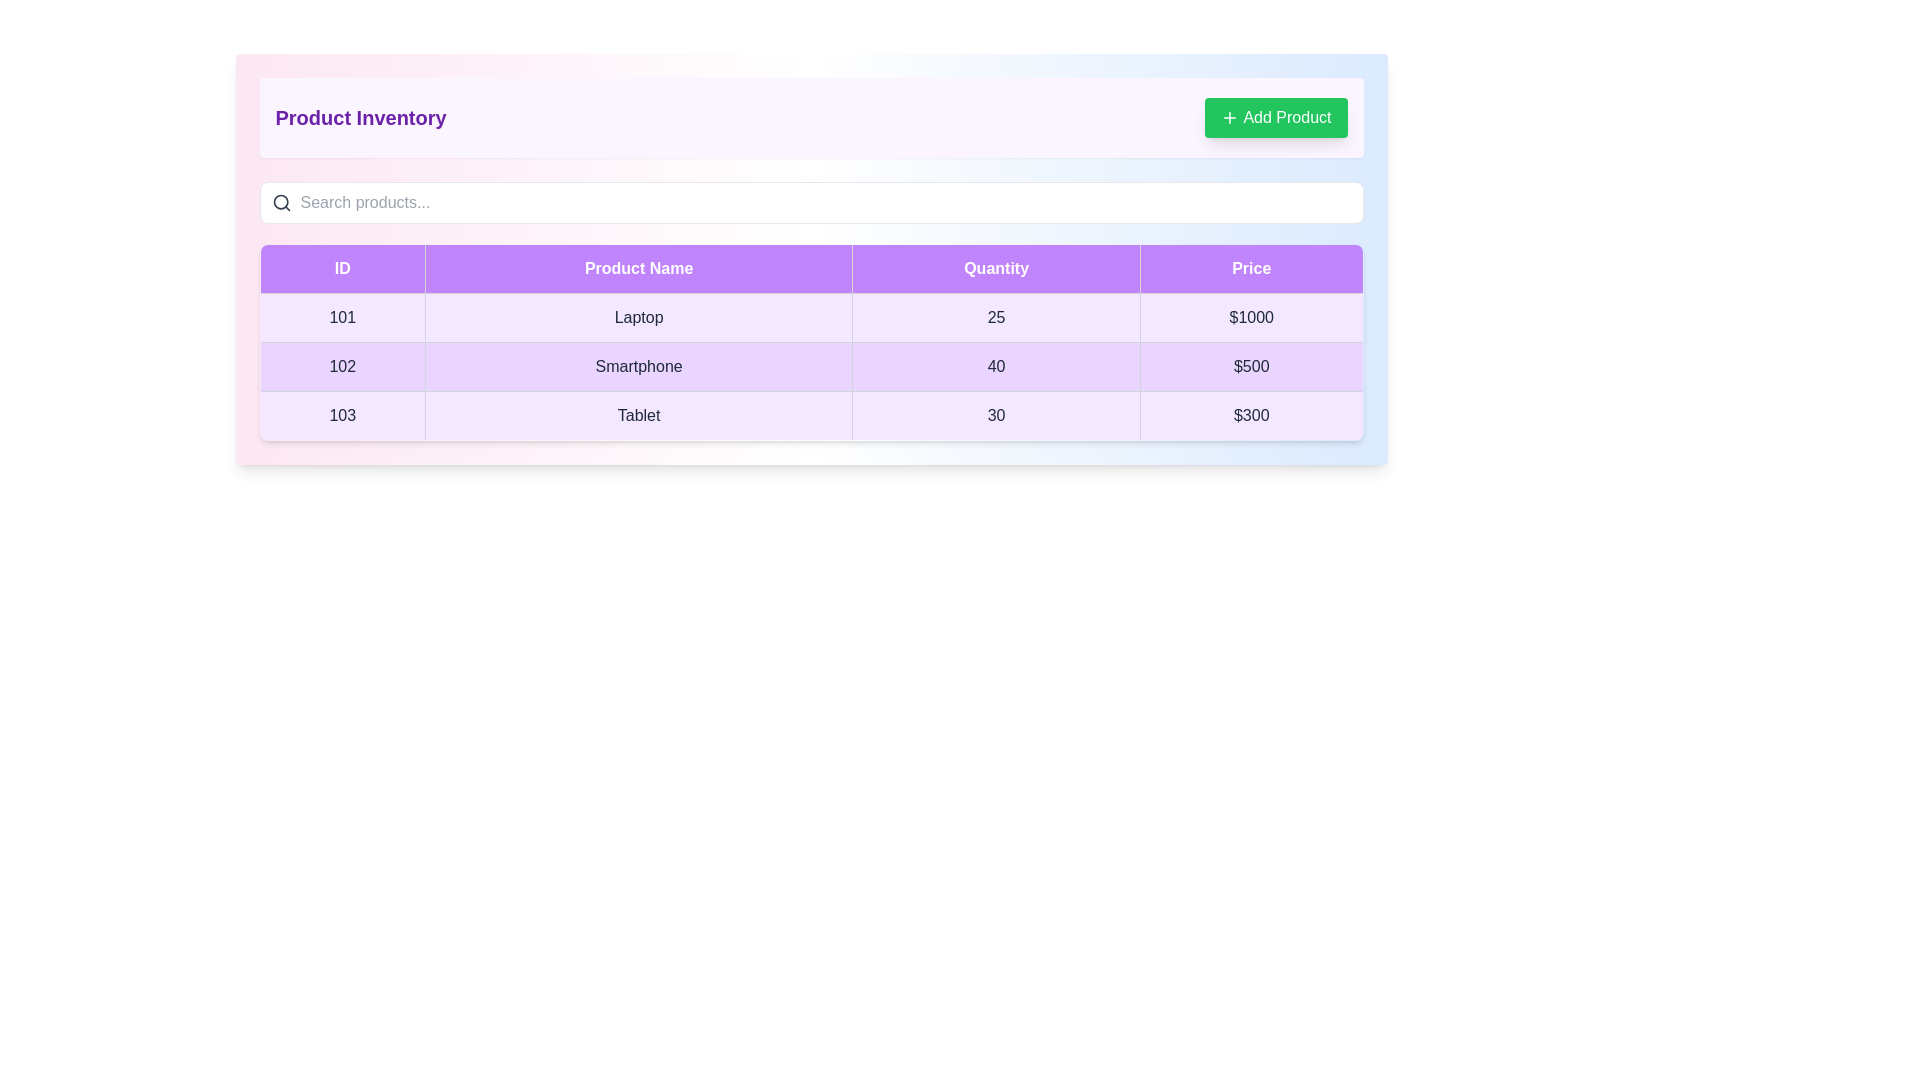  Describe the element at coordinates (638, 268) in the screenshot. I see `the table header cell labeled 'Product Name' which has a light purple background and white text, positioned between the 'ID' and 'Quantity' columns` at that location.